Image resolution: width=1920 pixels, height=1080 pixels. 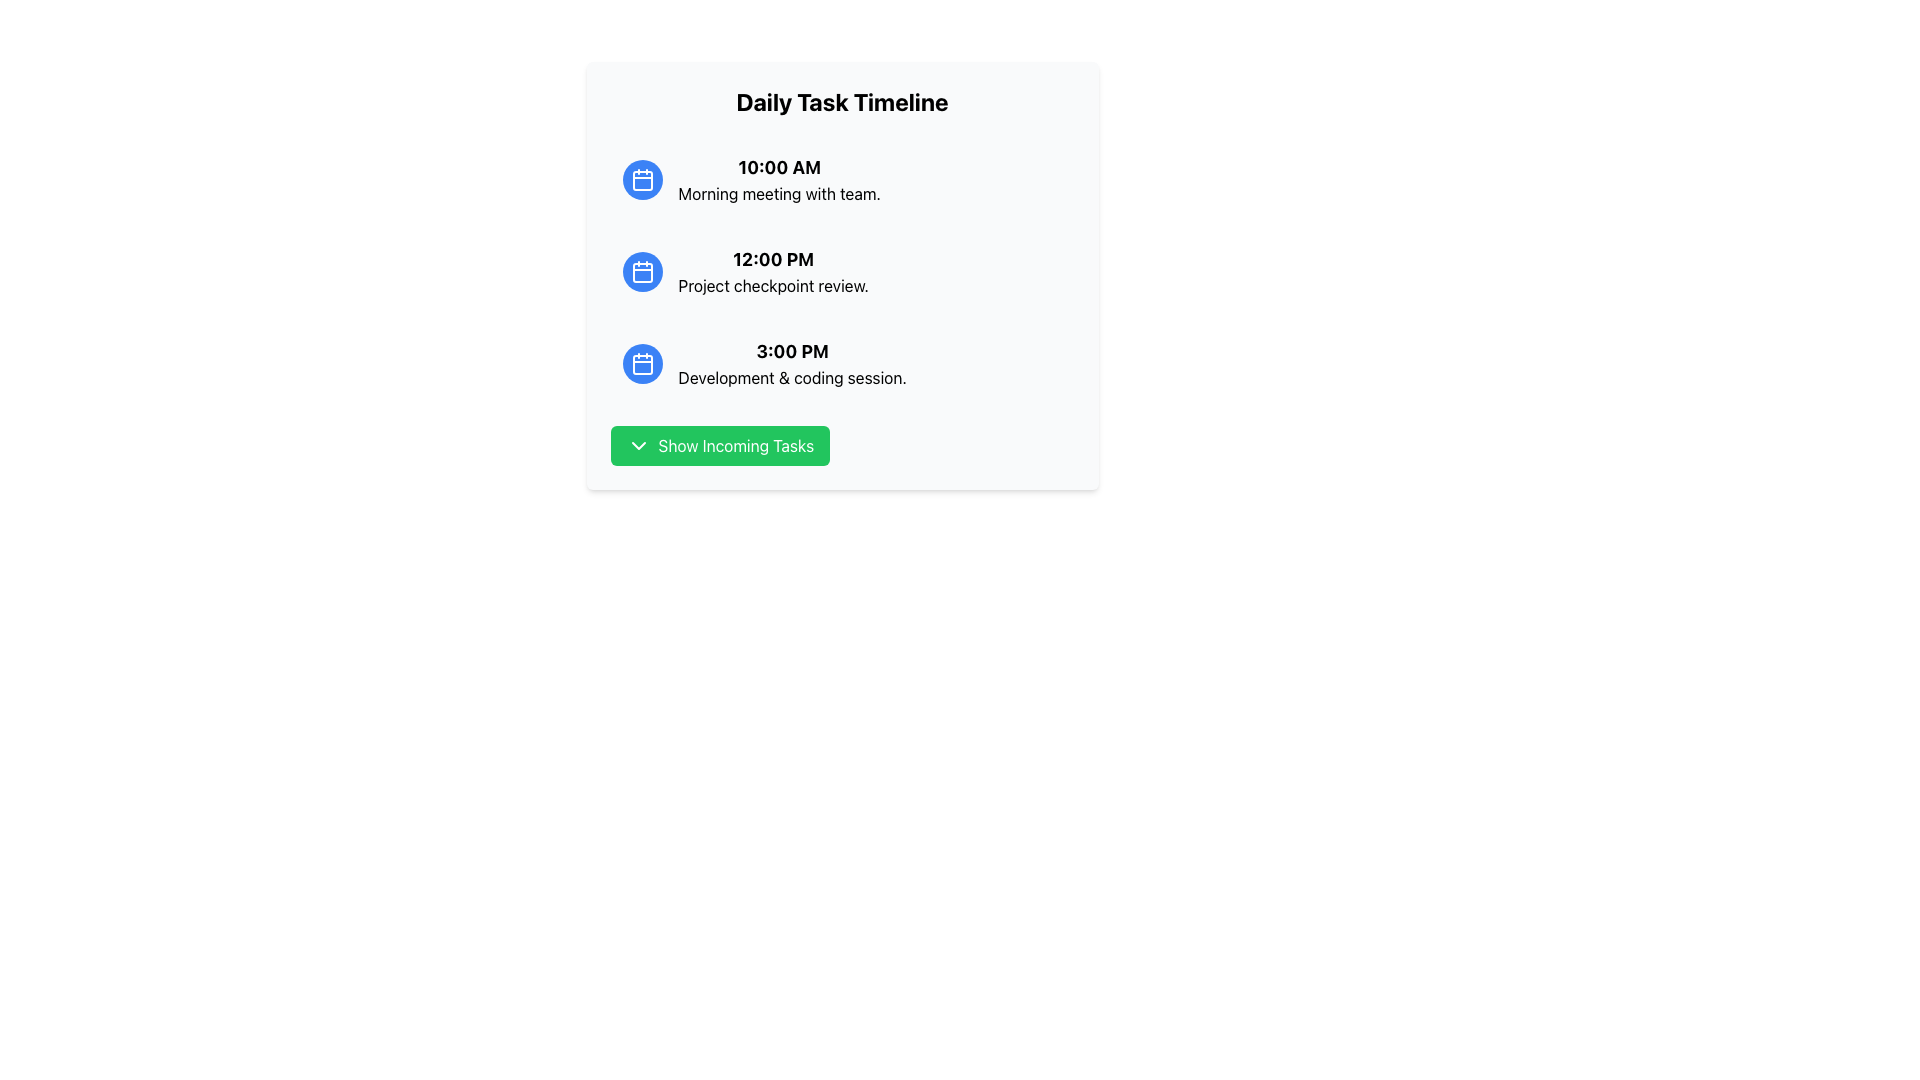 I want to click on the first list item in the 'Daily Task Timeline' which features a blue calendar icon on the left and text stating '10:00 AM' and 'Morning meeting with team.', so click(x=842, y=180).